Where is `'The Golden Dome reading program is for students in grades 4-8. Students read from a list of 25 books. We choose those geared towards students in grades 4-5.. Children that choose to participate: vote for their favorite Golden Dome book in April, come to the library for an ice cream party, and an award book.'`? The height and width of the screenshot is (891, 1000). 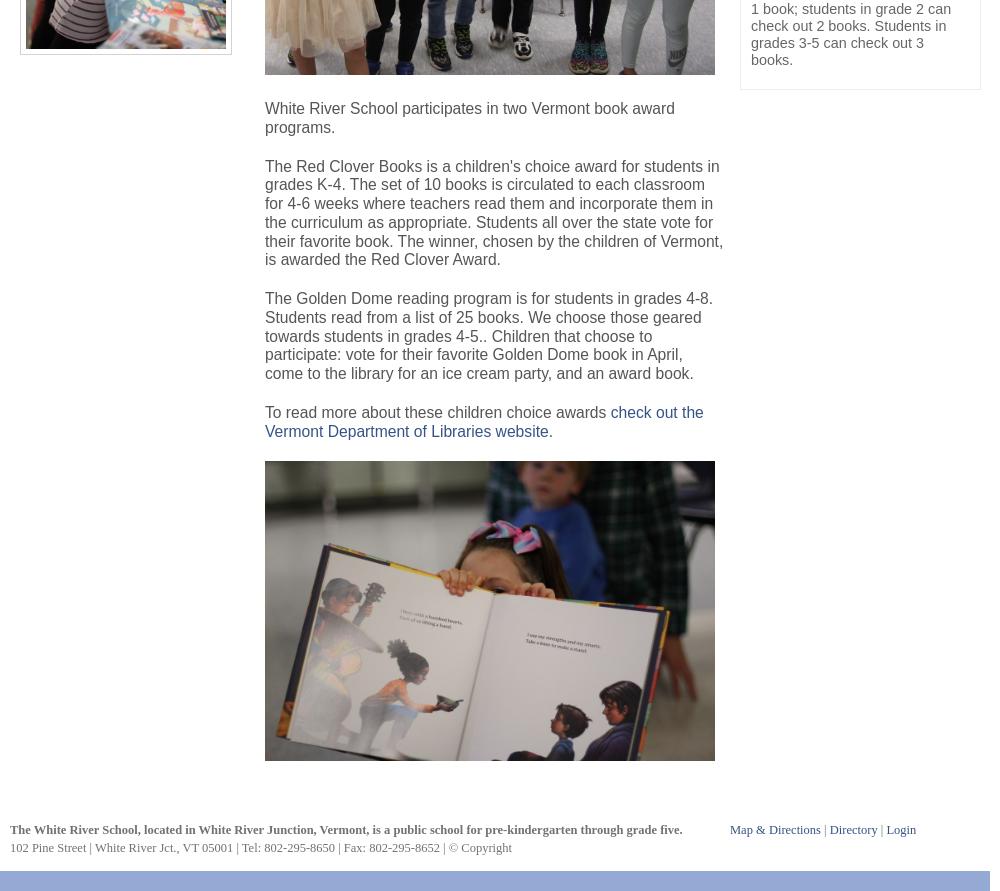
'The Golden Dome reading program is for students in grades 4-8. Students read from a list of 25 books. We choose those geared towards students in grades 4-5.. Children that choose to participate: vote for their favorite Golden Dome book in April, come to the library for an ice cream party, and an award book.' is located at coordinates (265, 334).